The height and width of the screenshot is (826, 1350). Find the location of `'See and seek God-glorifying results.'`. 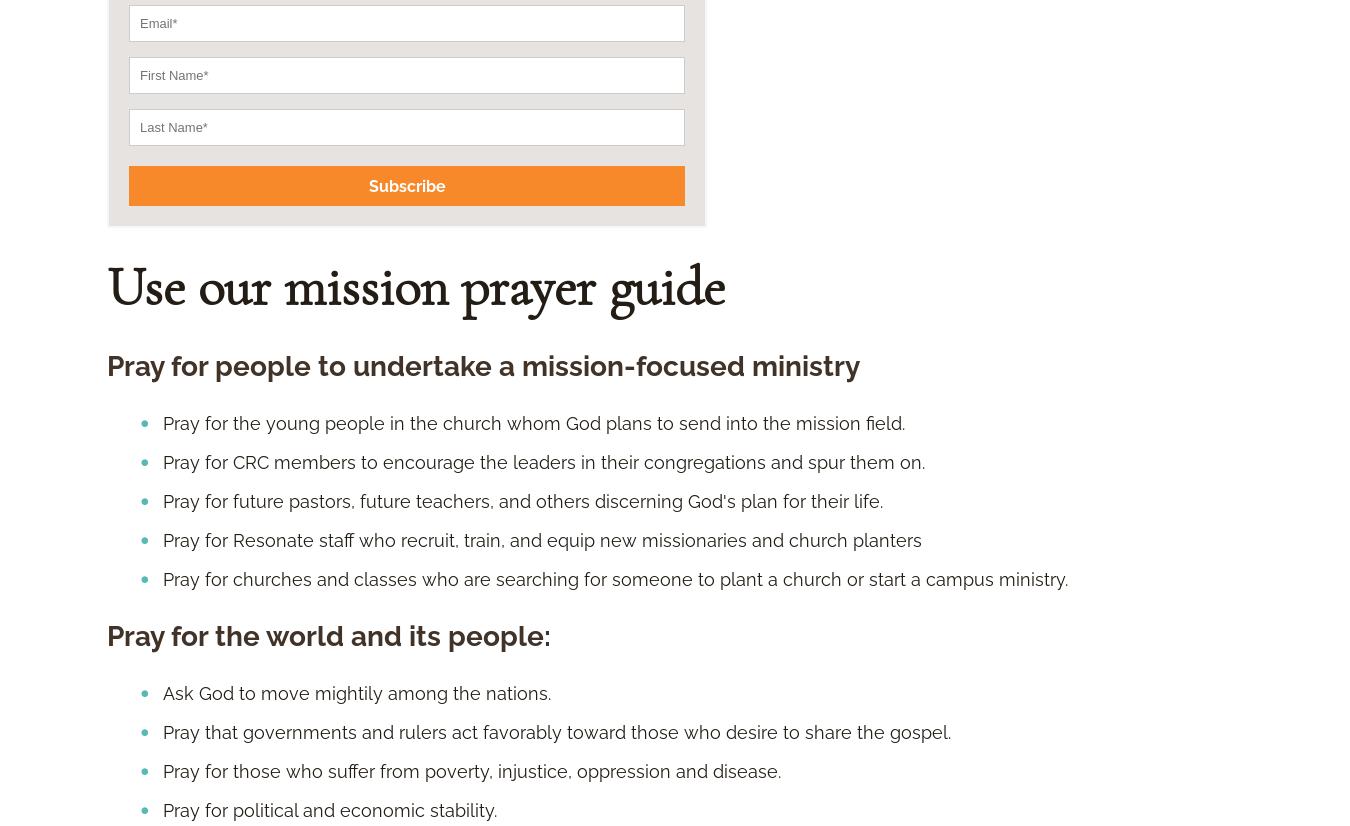

'See and seek God-glorifying results.' is located at coordinates (318, 232).